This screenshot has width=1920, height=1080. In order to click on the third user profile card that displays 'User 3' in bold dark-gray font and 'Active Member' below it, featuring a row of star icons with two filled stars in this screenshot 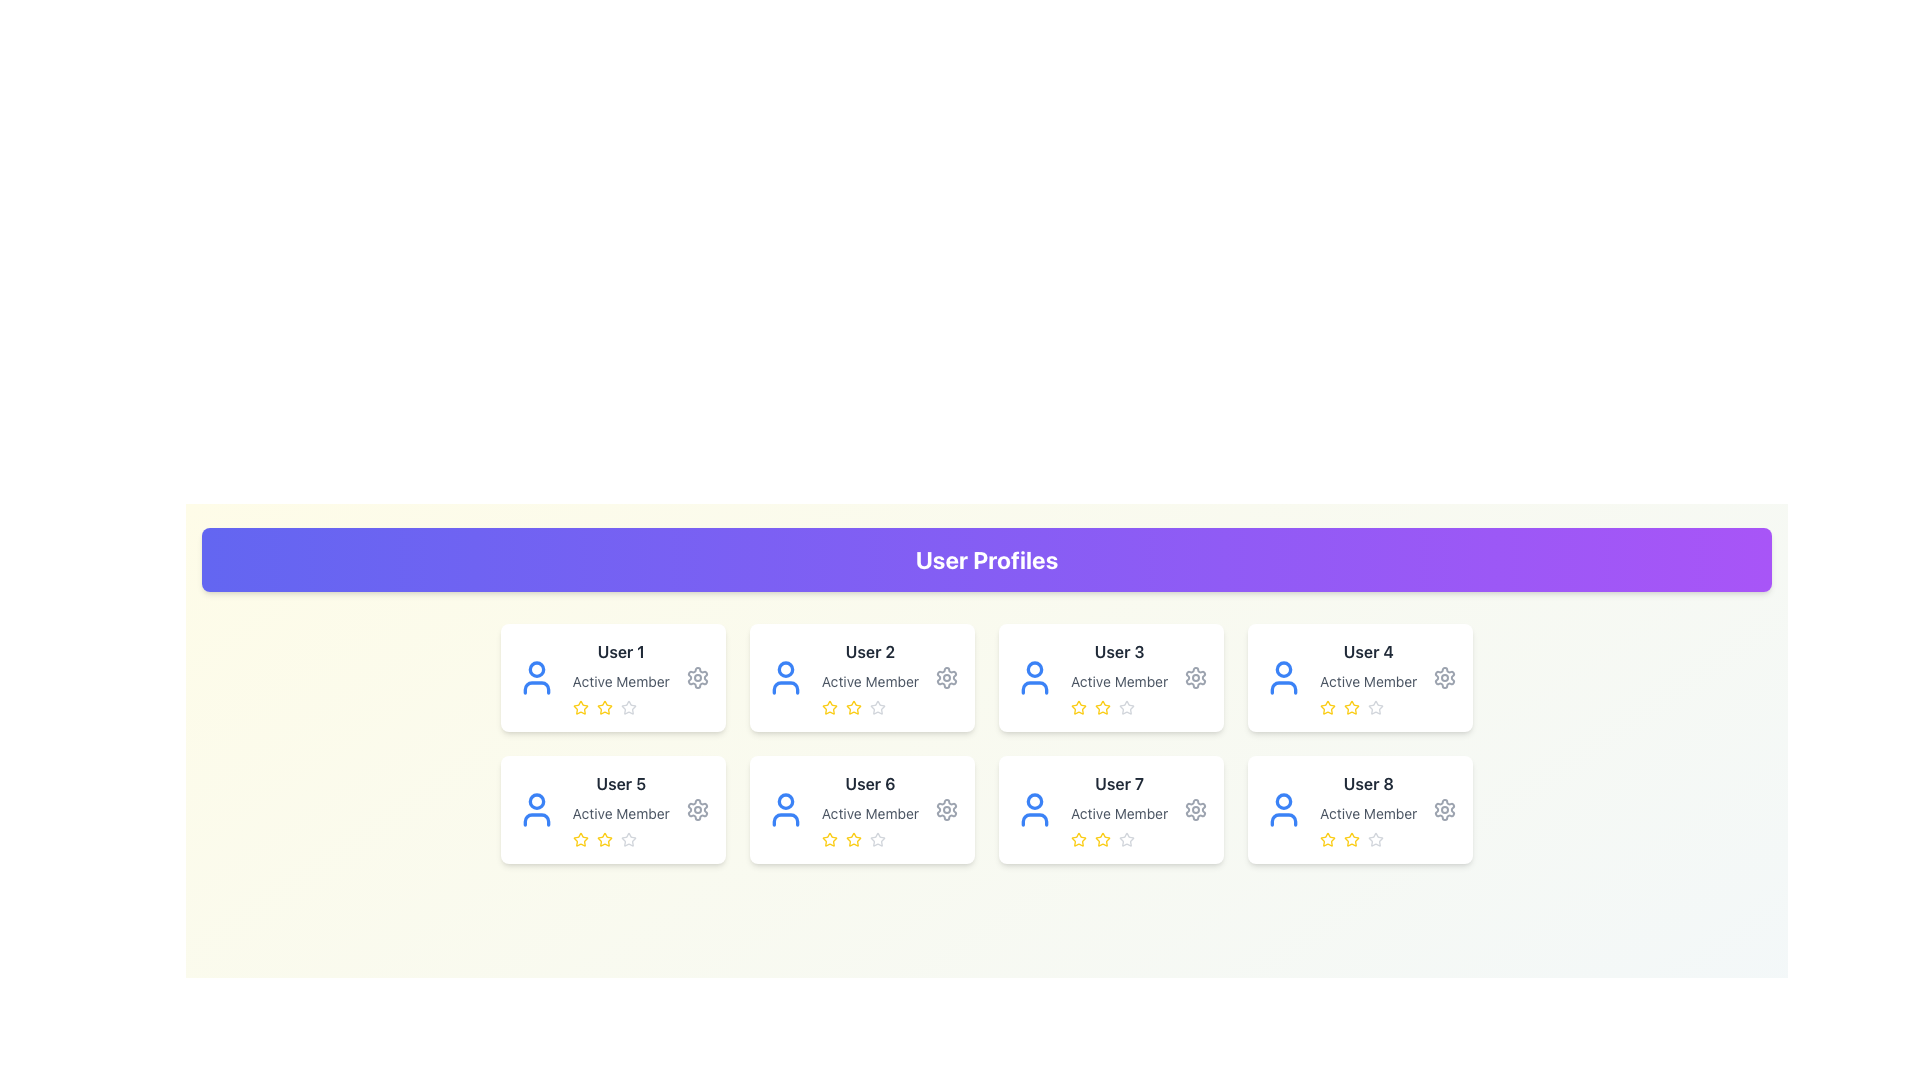, I will do `click(1118, 677)`.